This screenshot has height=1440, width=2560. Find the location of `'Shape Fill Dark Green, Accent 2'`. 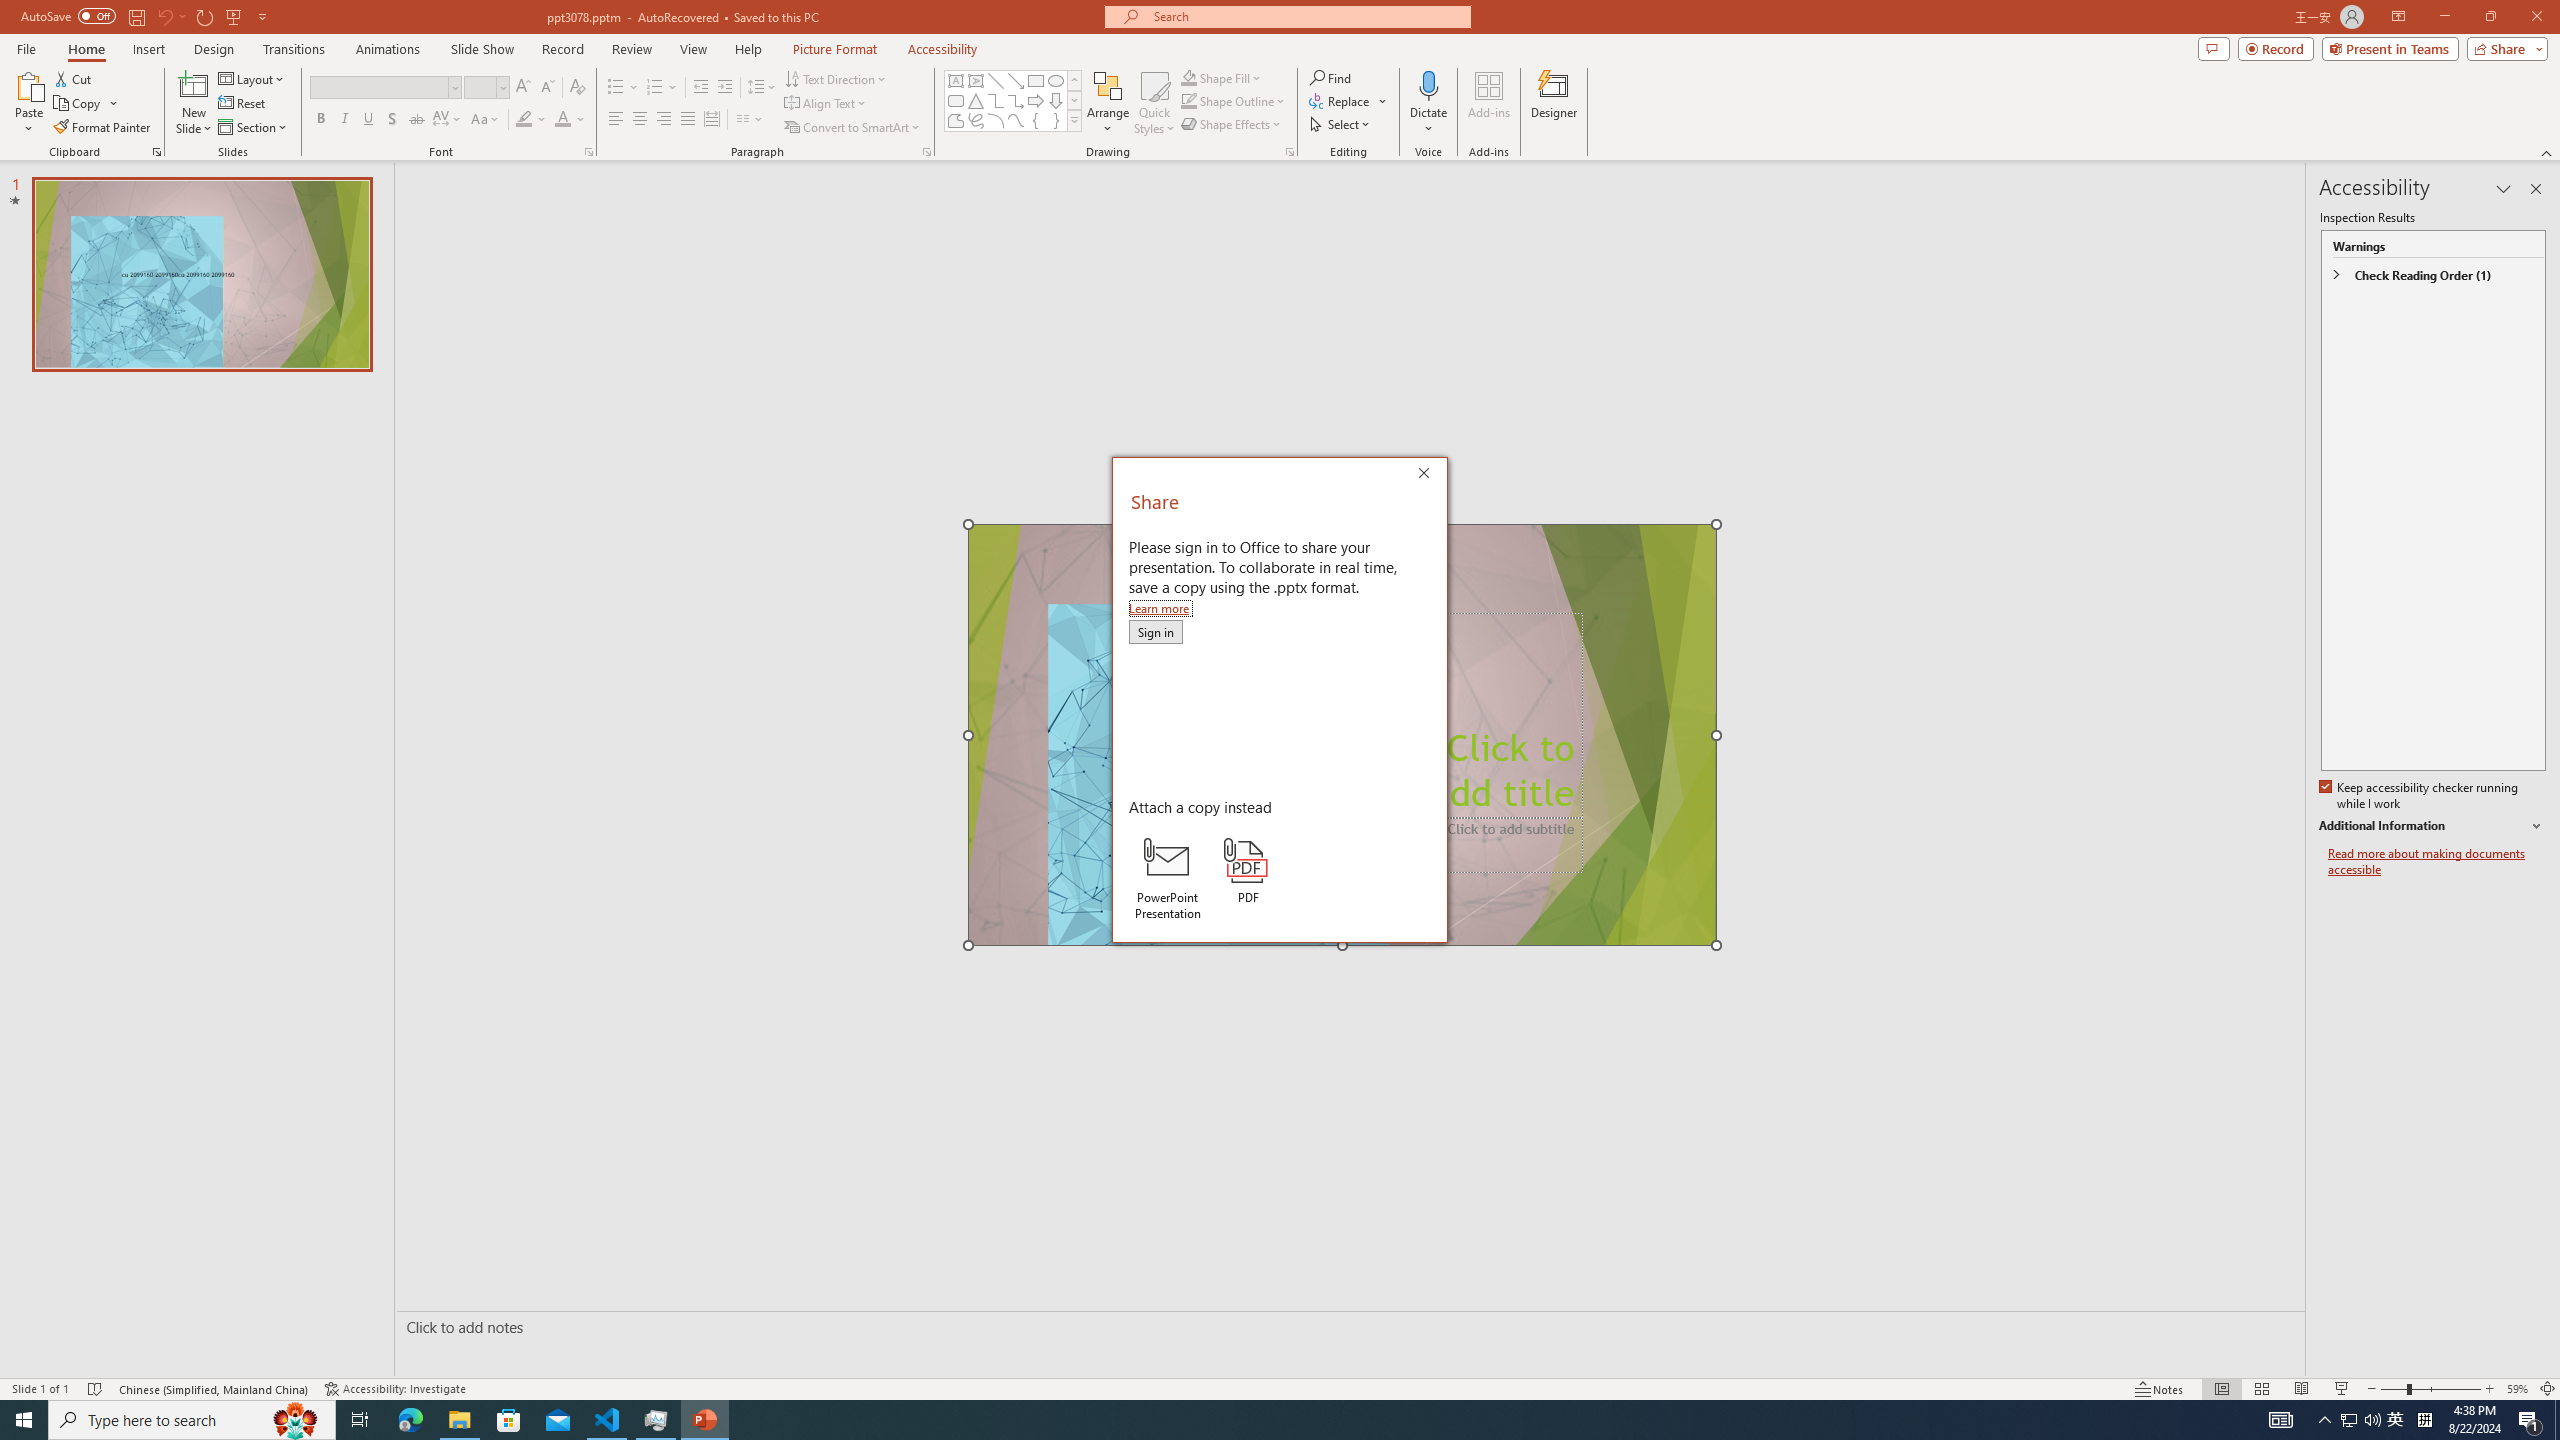

'Shape Fill Dark Green, Accent 2' is located at coordinates (1189, 77).